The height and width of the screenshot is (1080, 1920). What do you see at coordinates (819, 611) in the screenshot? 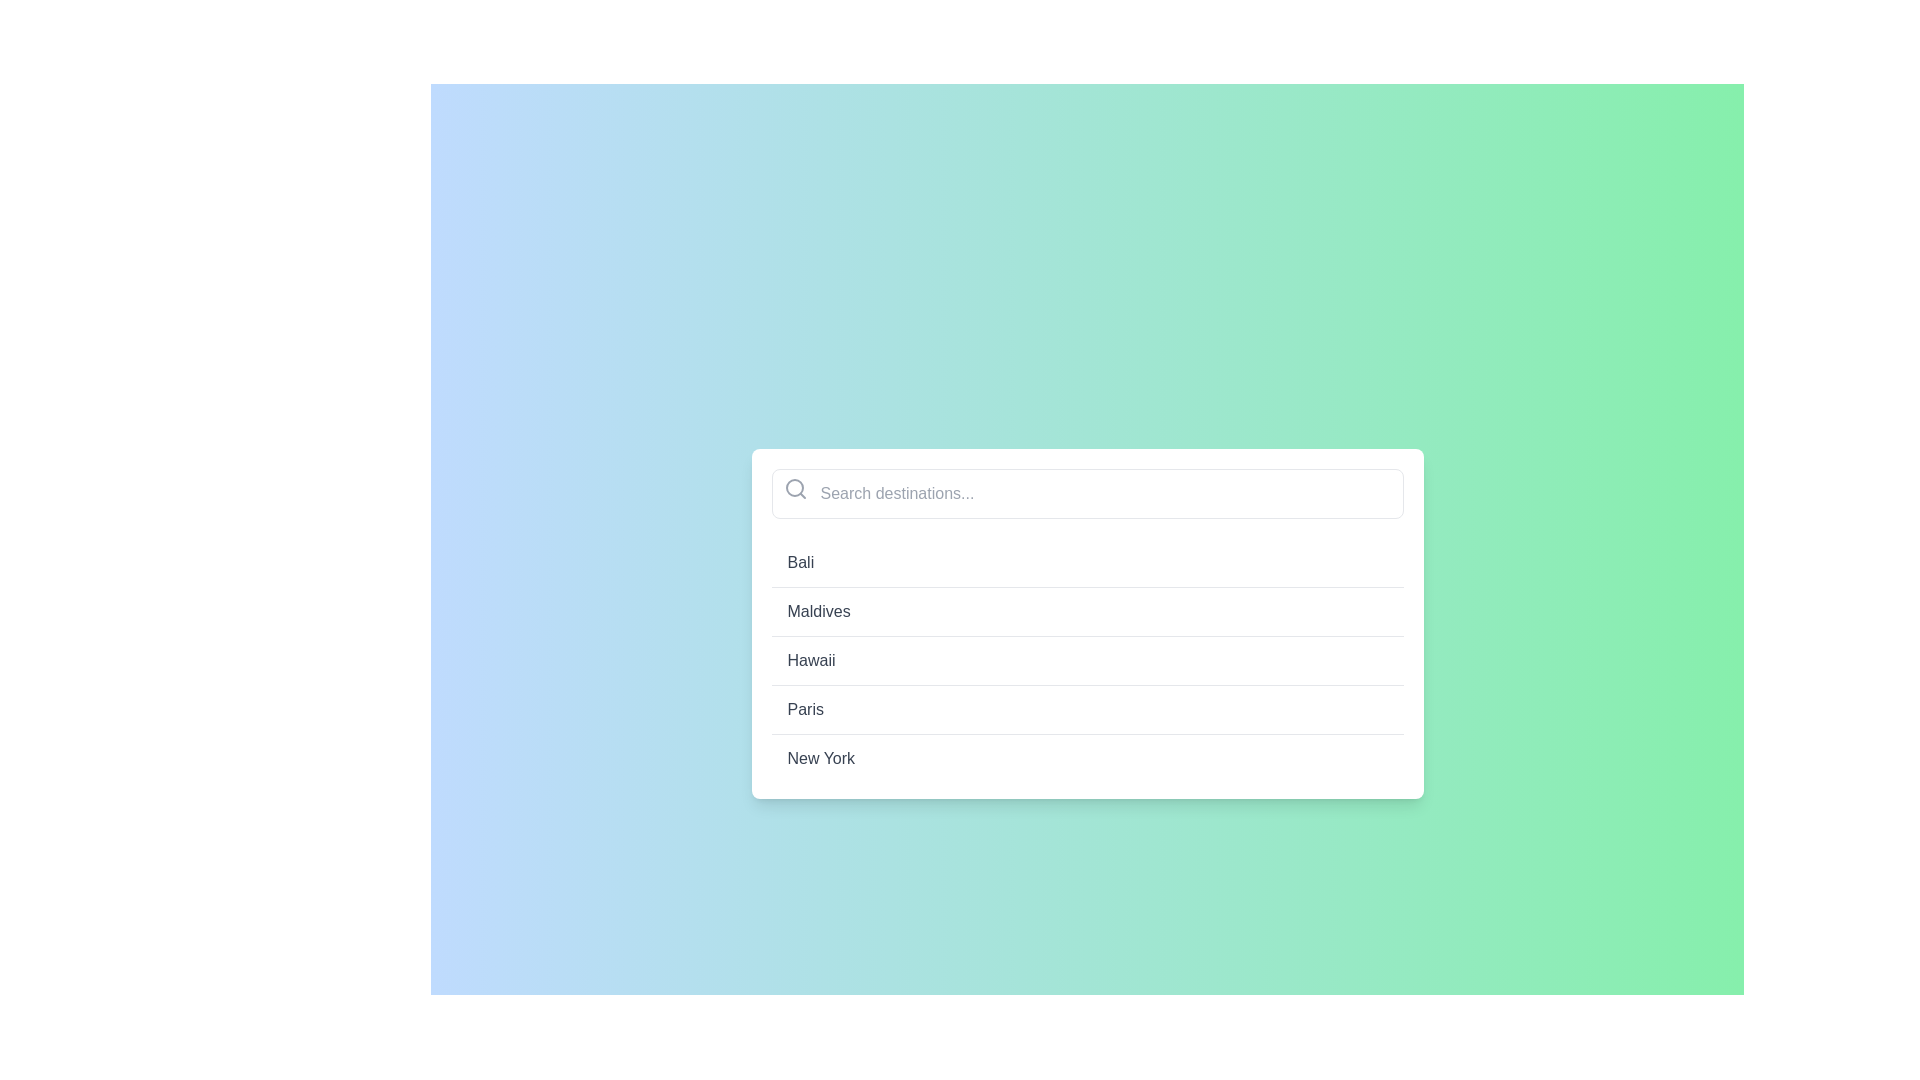
I see `the text label 'Maldives'` at bounding box center [819, 611].